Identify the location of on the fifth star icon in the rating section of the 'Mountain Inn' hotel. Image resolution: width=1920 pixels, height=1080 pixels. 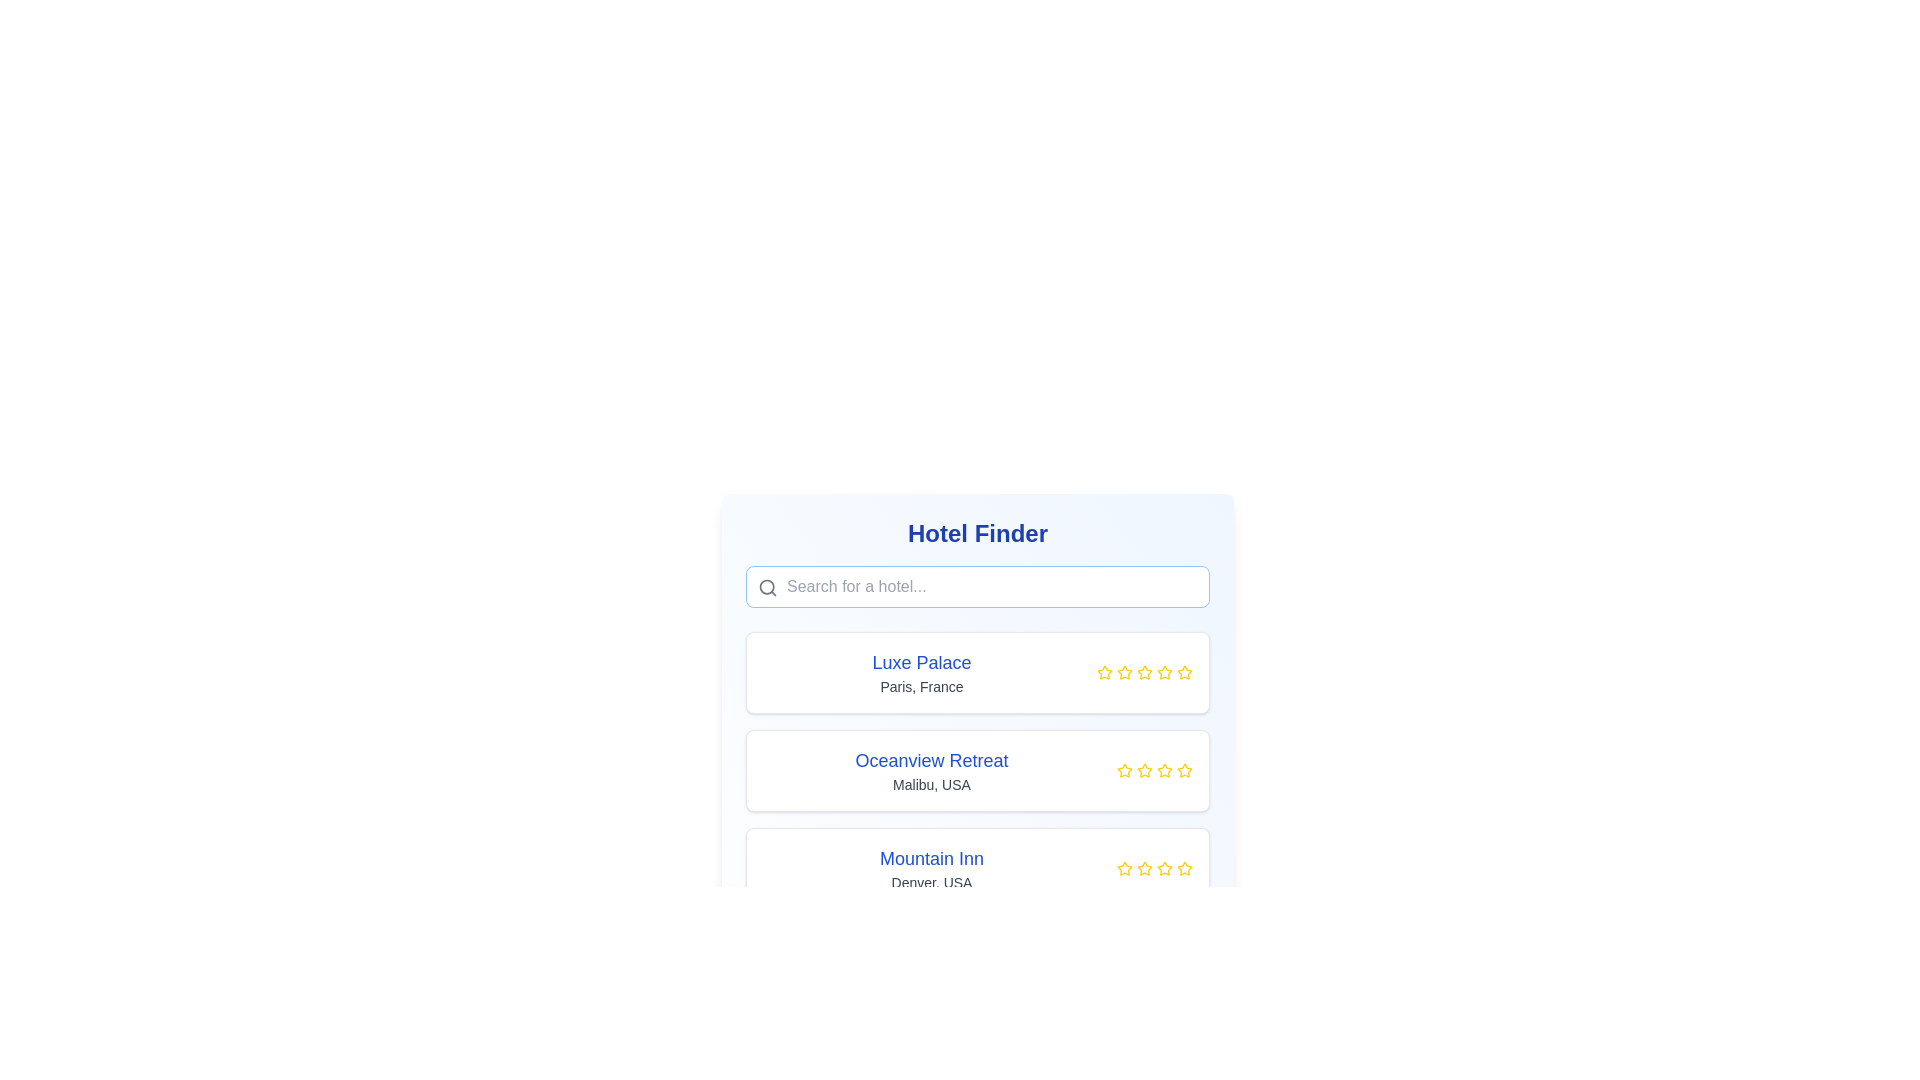
(1165, 867).